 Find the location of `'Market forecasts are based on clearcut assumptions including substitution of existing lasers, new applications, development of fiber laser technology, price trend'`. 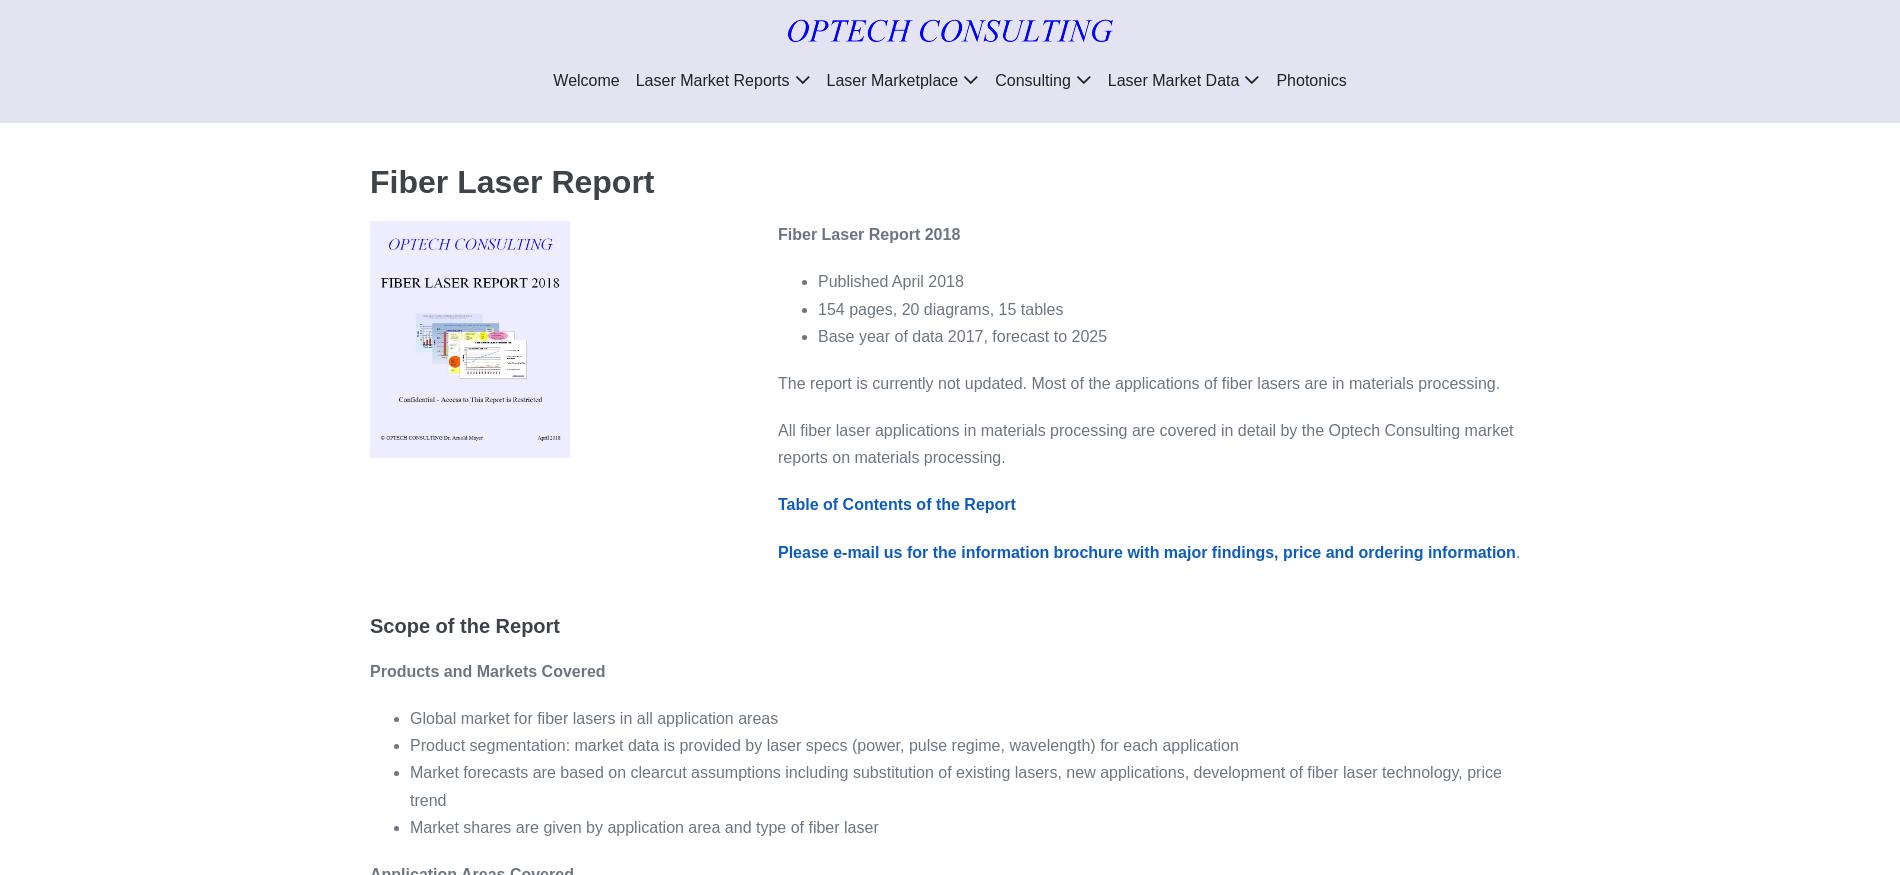

'Market forecasts are based on clearcut assumptions including substitution of existing lasers, new applications, development of fiber laser technology, price trend' is located at coordinates (955, 785).